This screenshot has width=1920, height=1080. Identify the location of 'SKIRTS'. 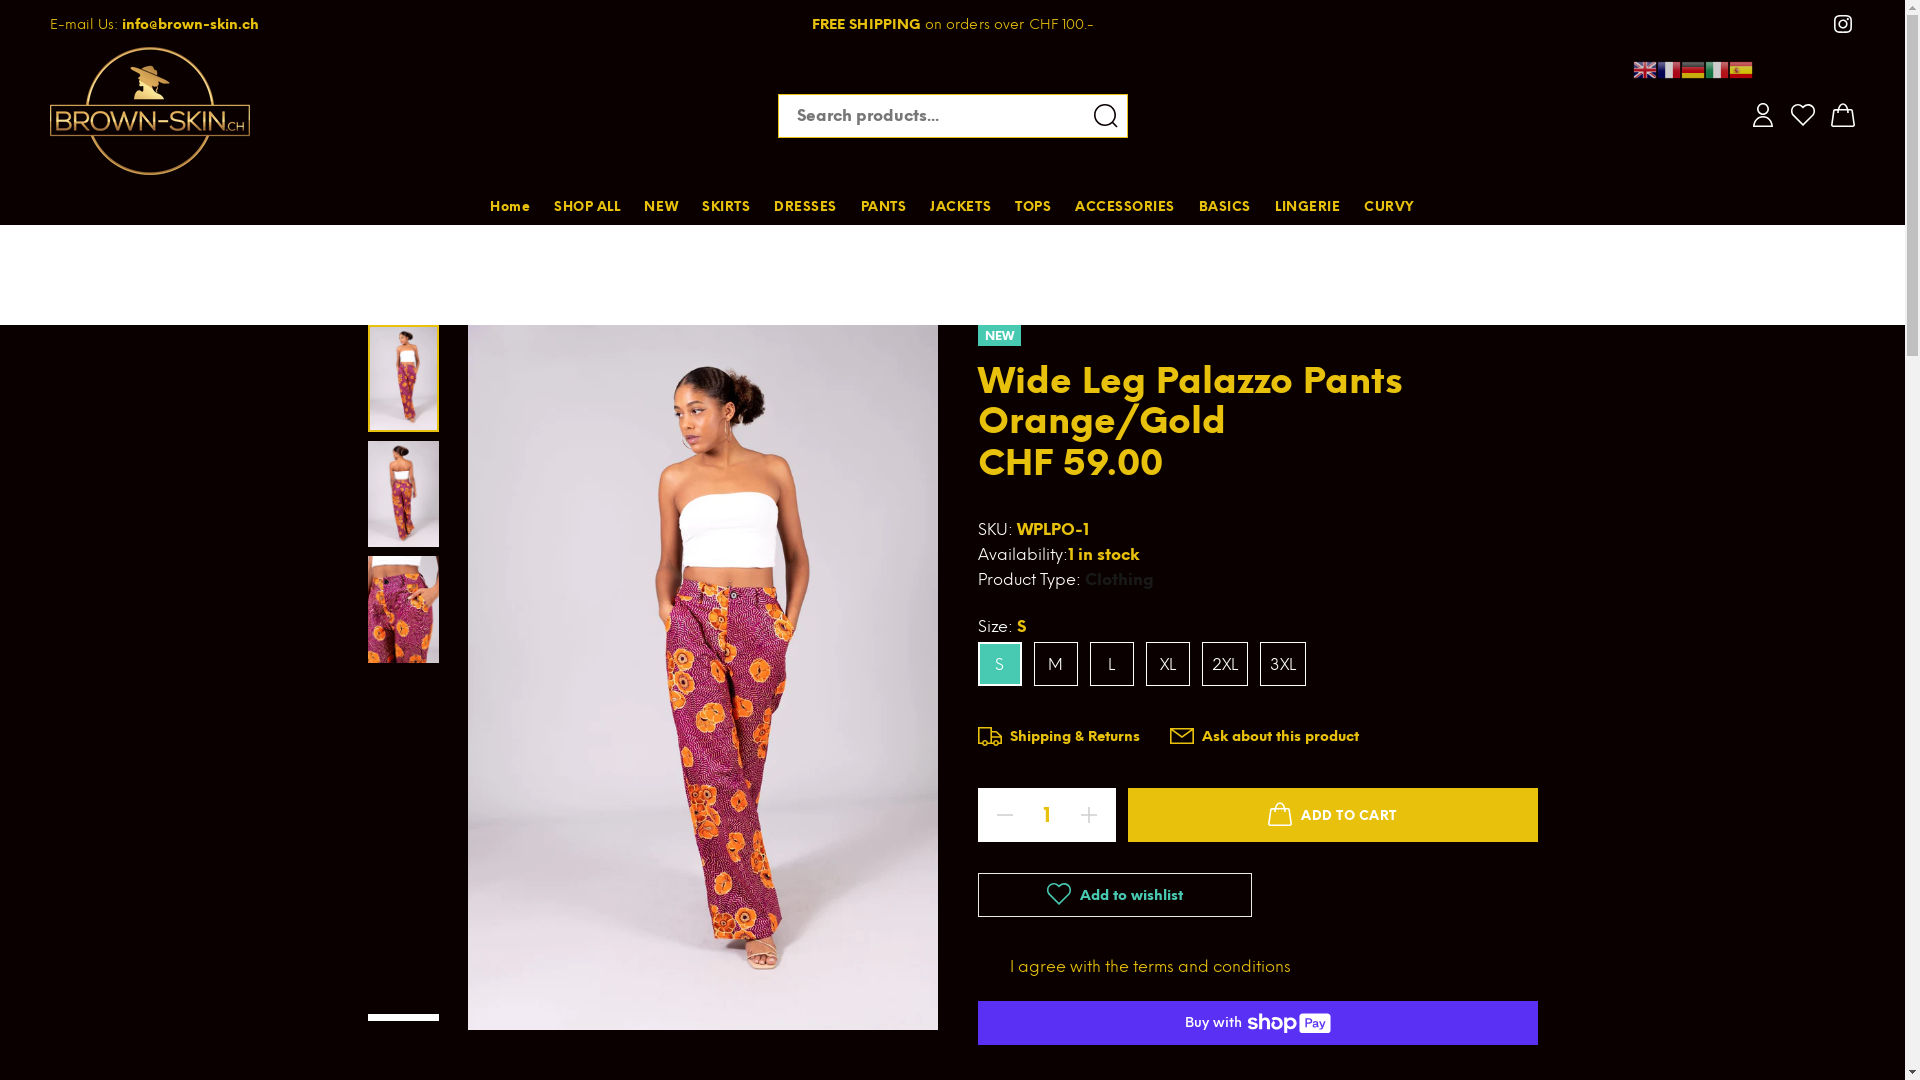
(724, 205).